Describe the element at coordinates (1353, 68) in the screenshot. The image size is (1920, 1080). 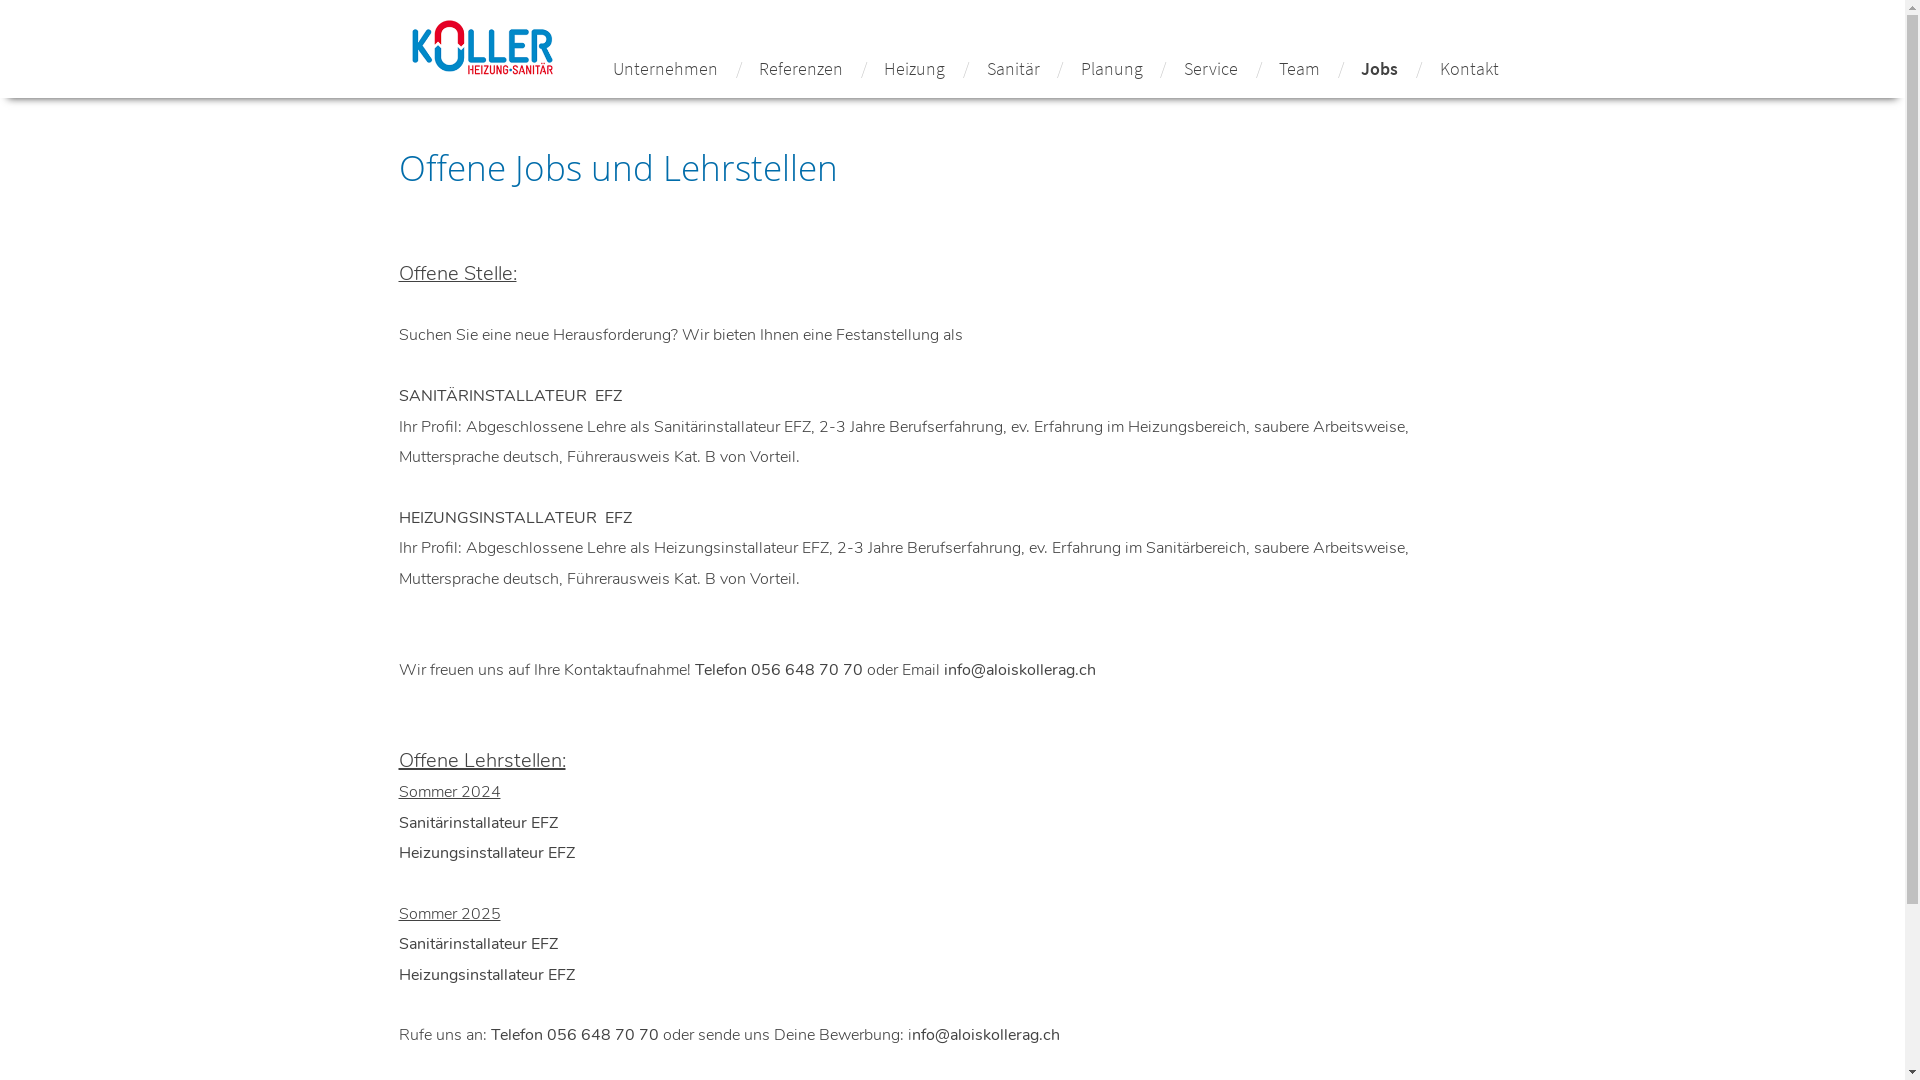
I see `'Jobs'` at that location.